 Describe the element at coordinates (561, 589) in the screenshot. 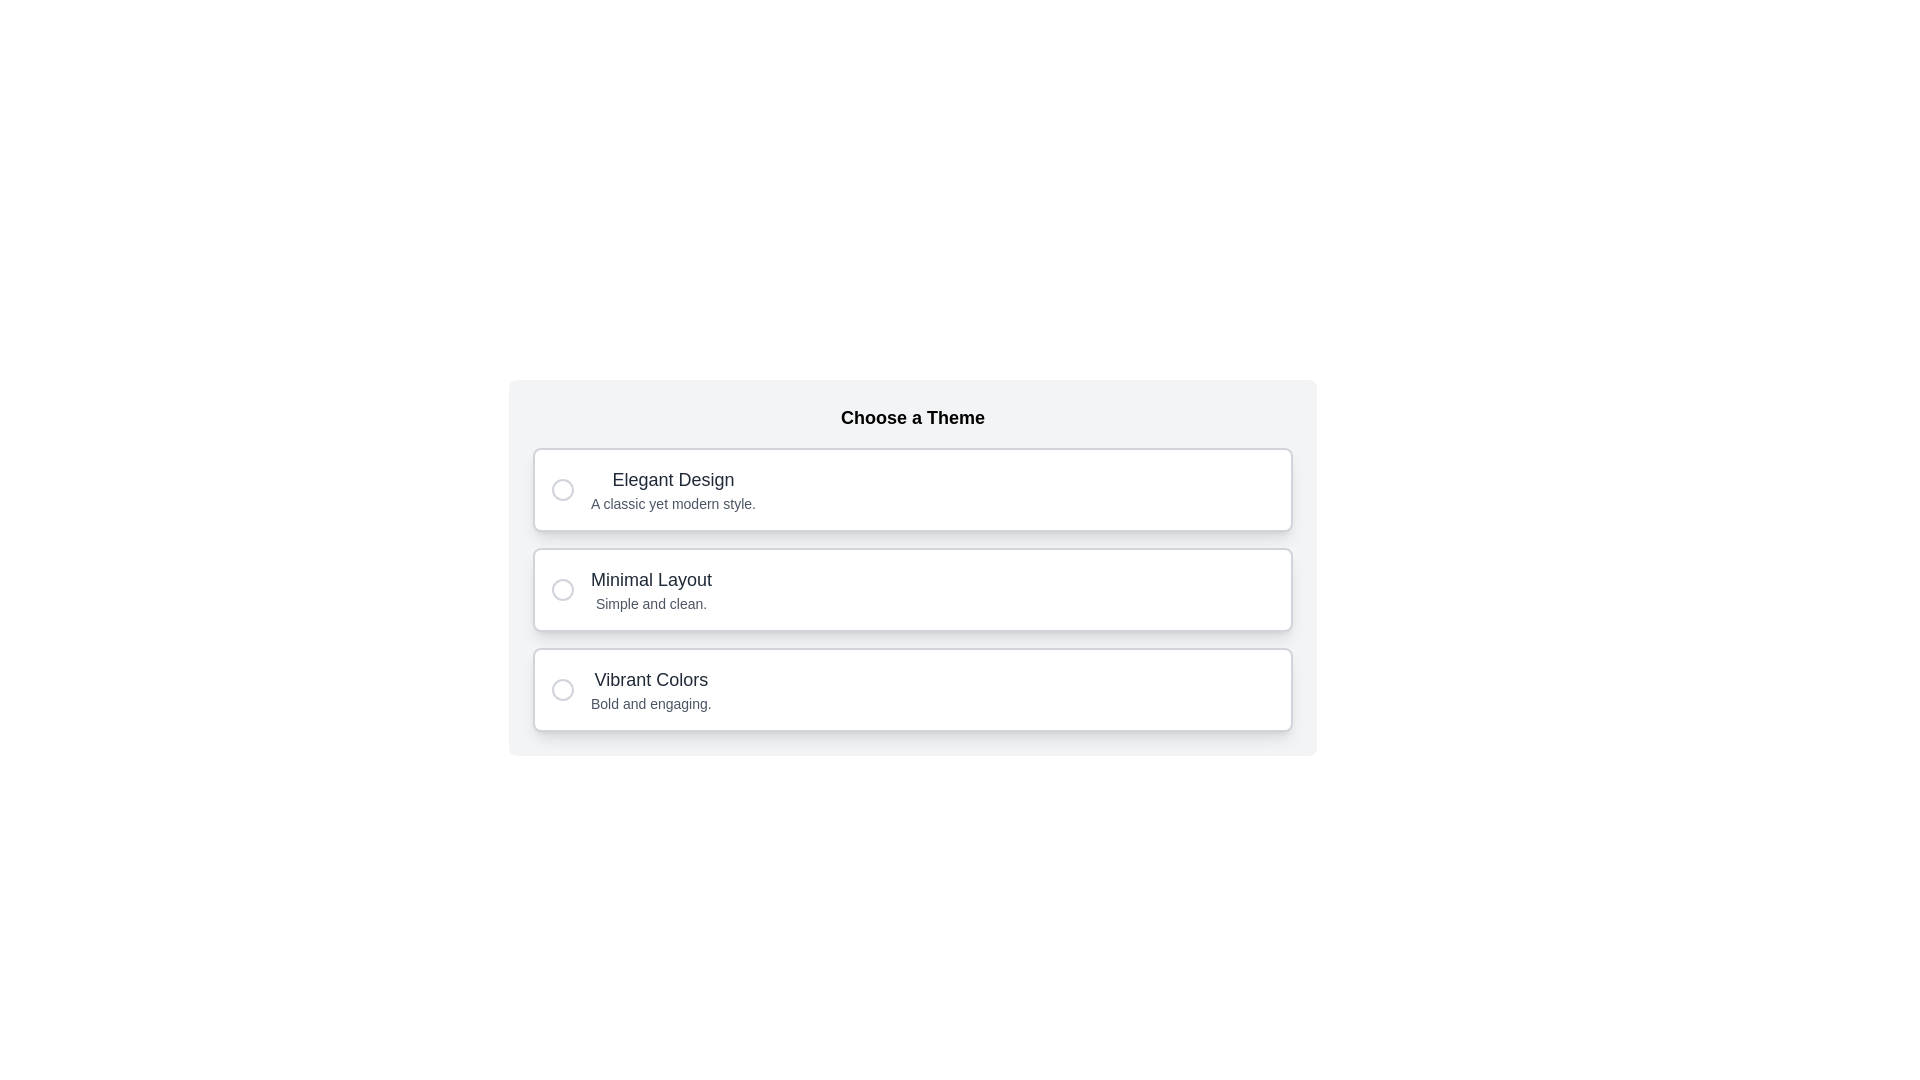

I see `the 'Minimal Layout' radio button` at that location.